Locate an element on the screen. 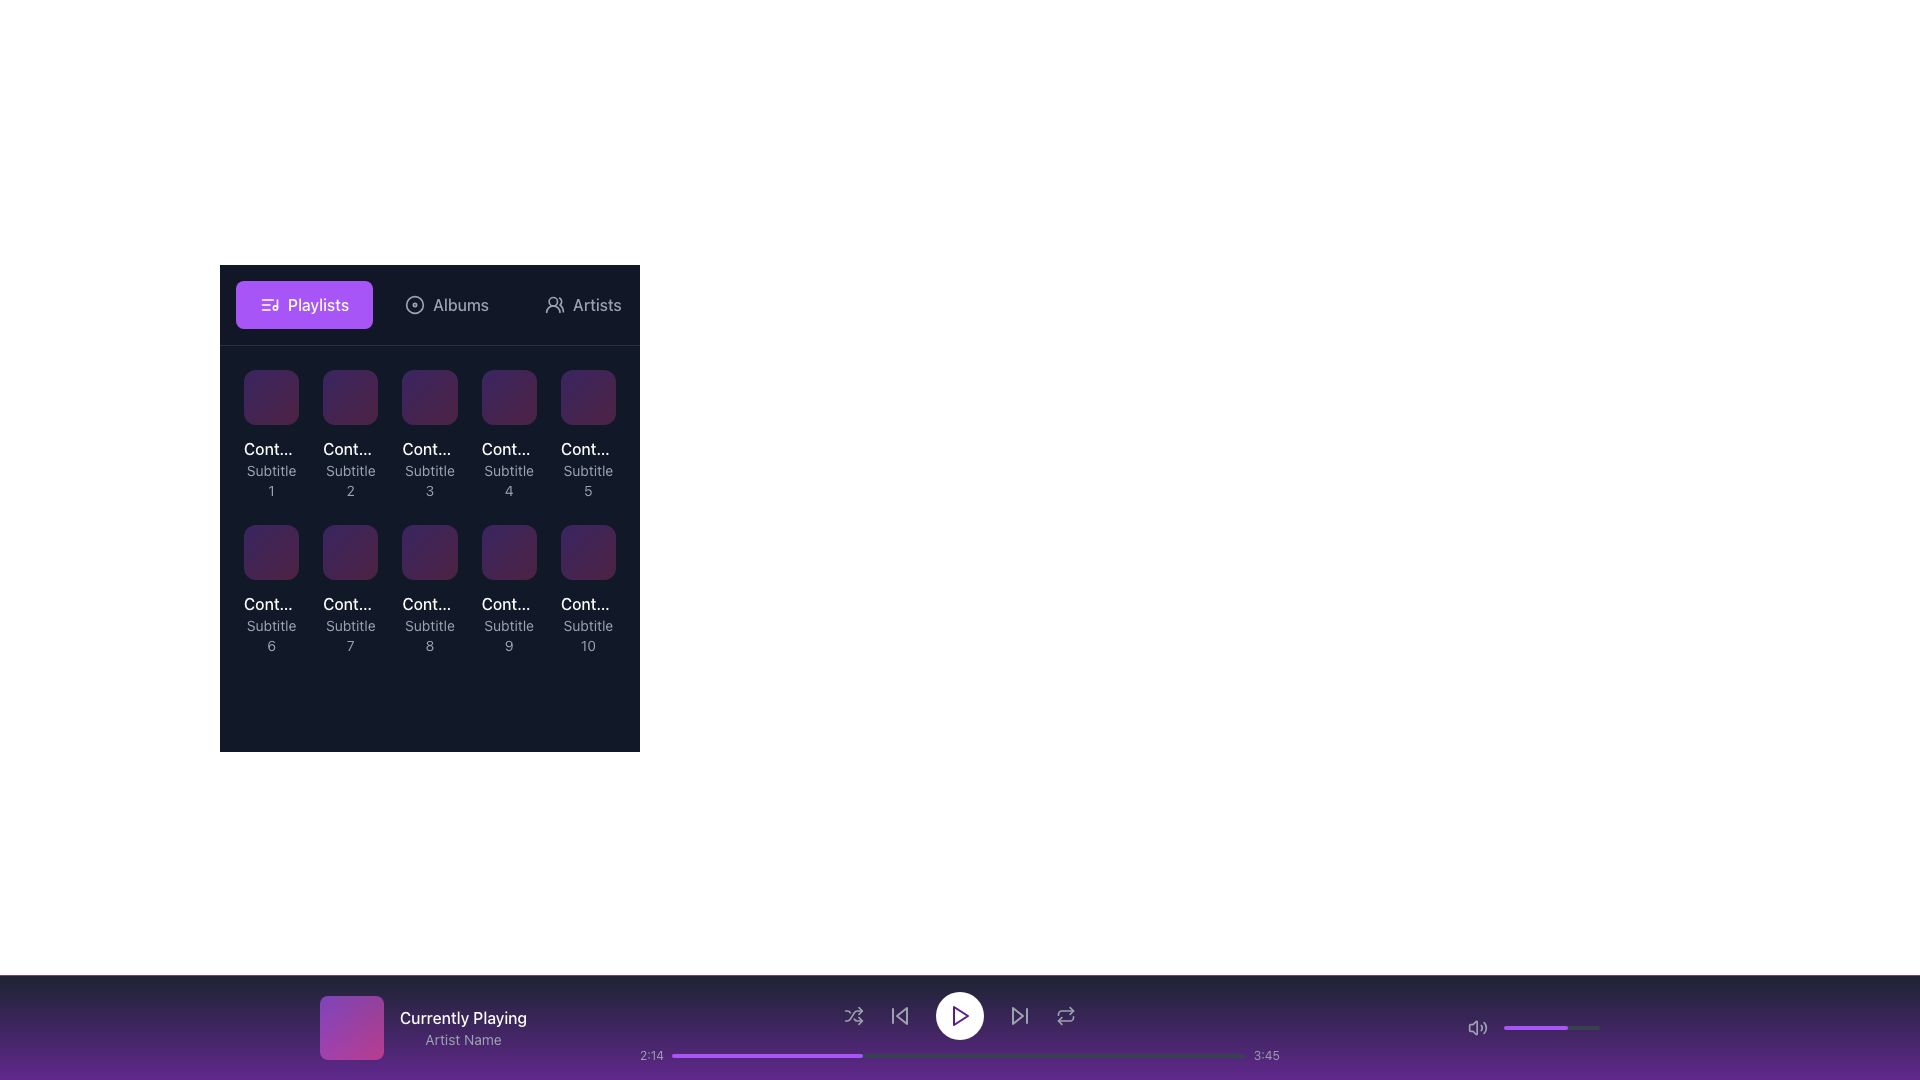  the leftward pointing button icon, which is gray by default and transitions to white when hovered, located in the player control panel with a purple background, specifically the second element from the left is located at coordinates (899, 1015).